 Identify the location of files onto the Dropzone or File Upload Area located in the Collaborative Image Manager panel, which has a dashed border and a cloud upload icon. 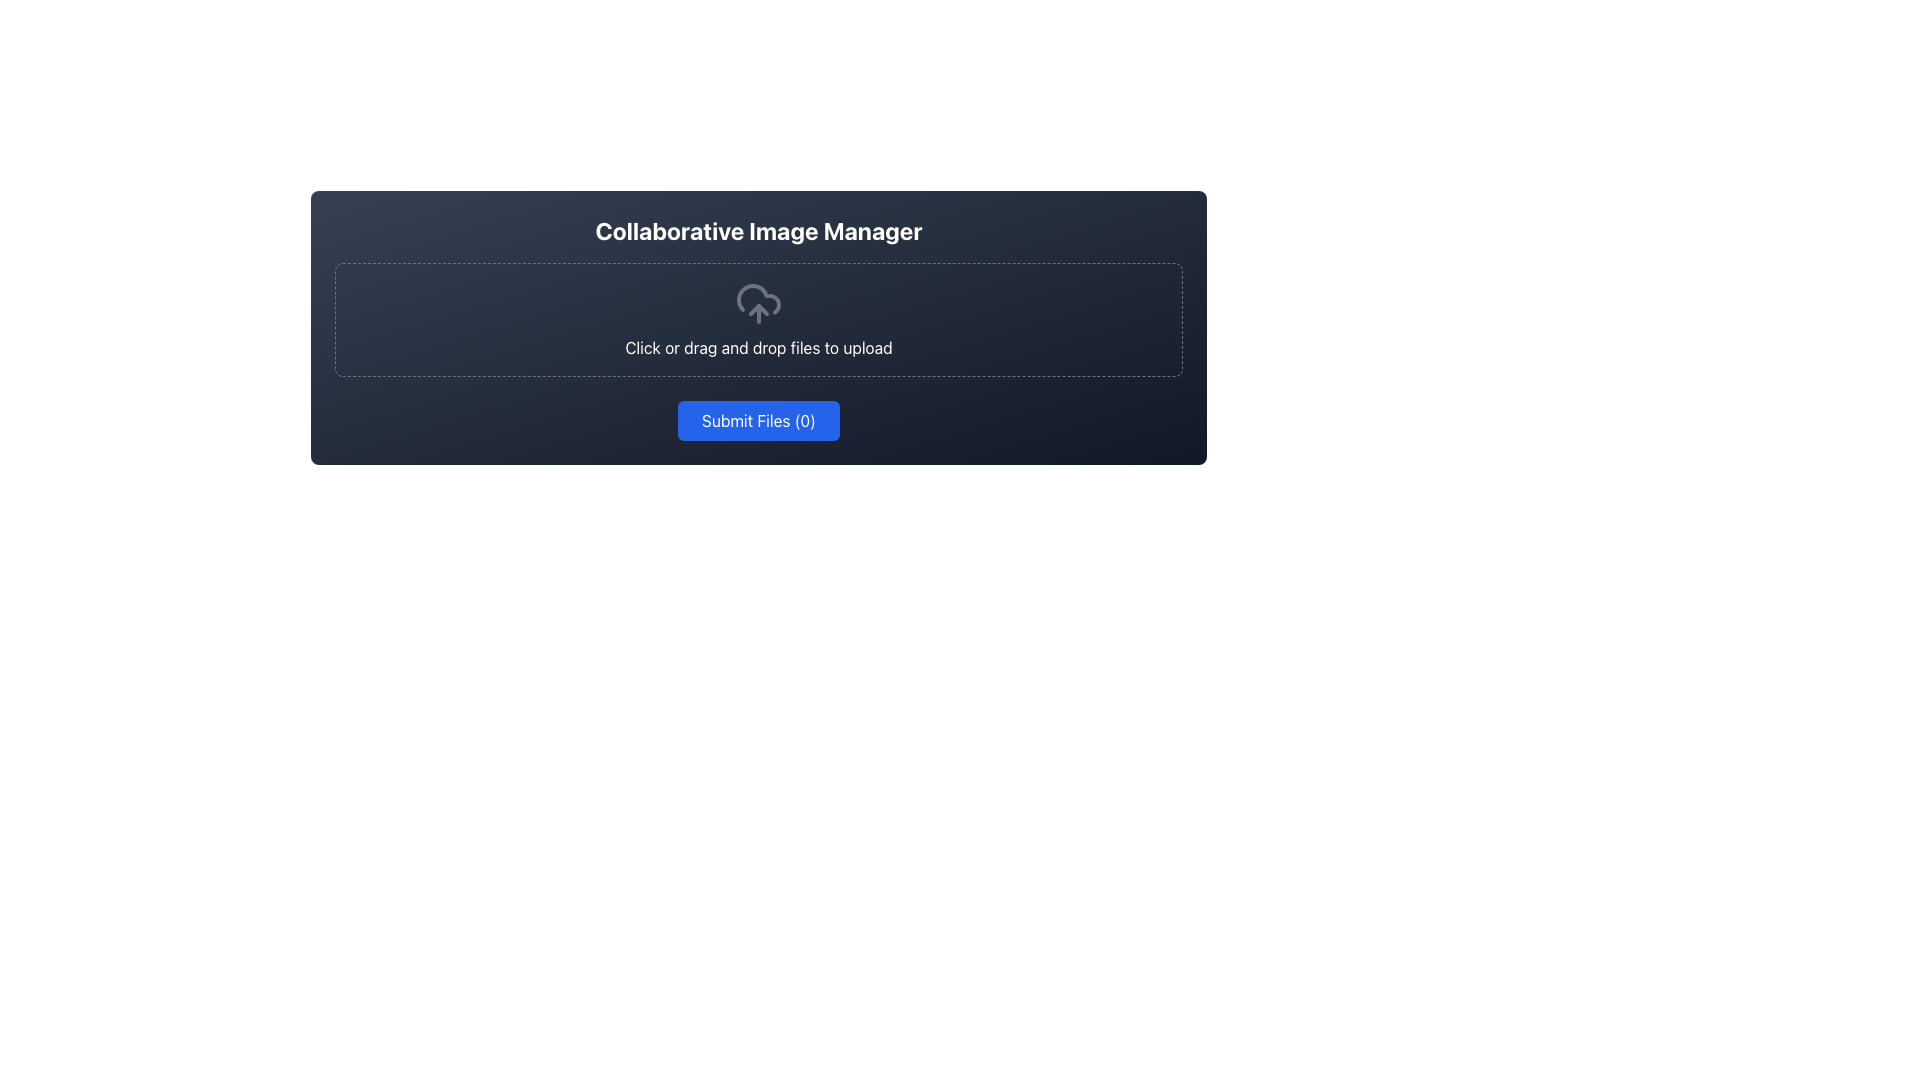
(757, 319).